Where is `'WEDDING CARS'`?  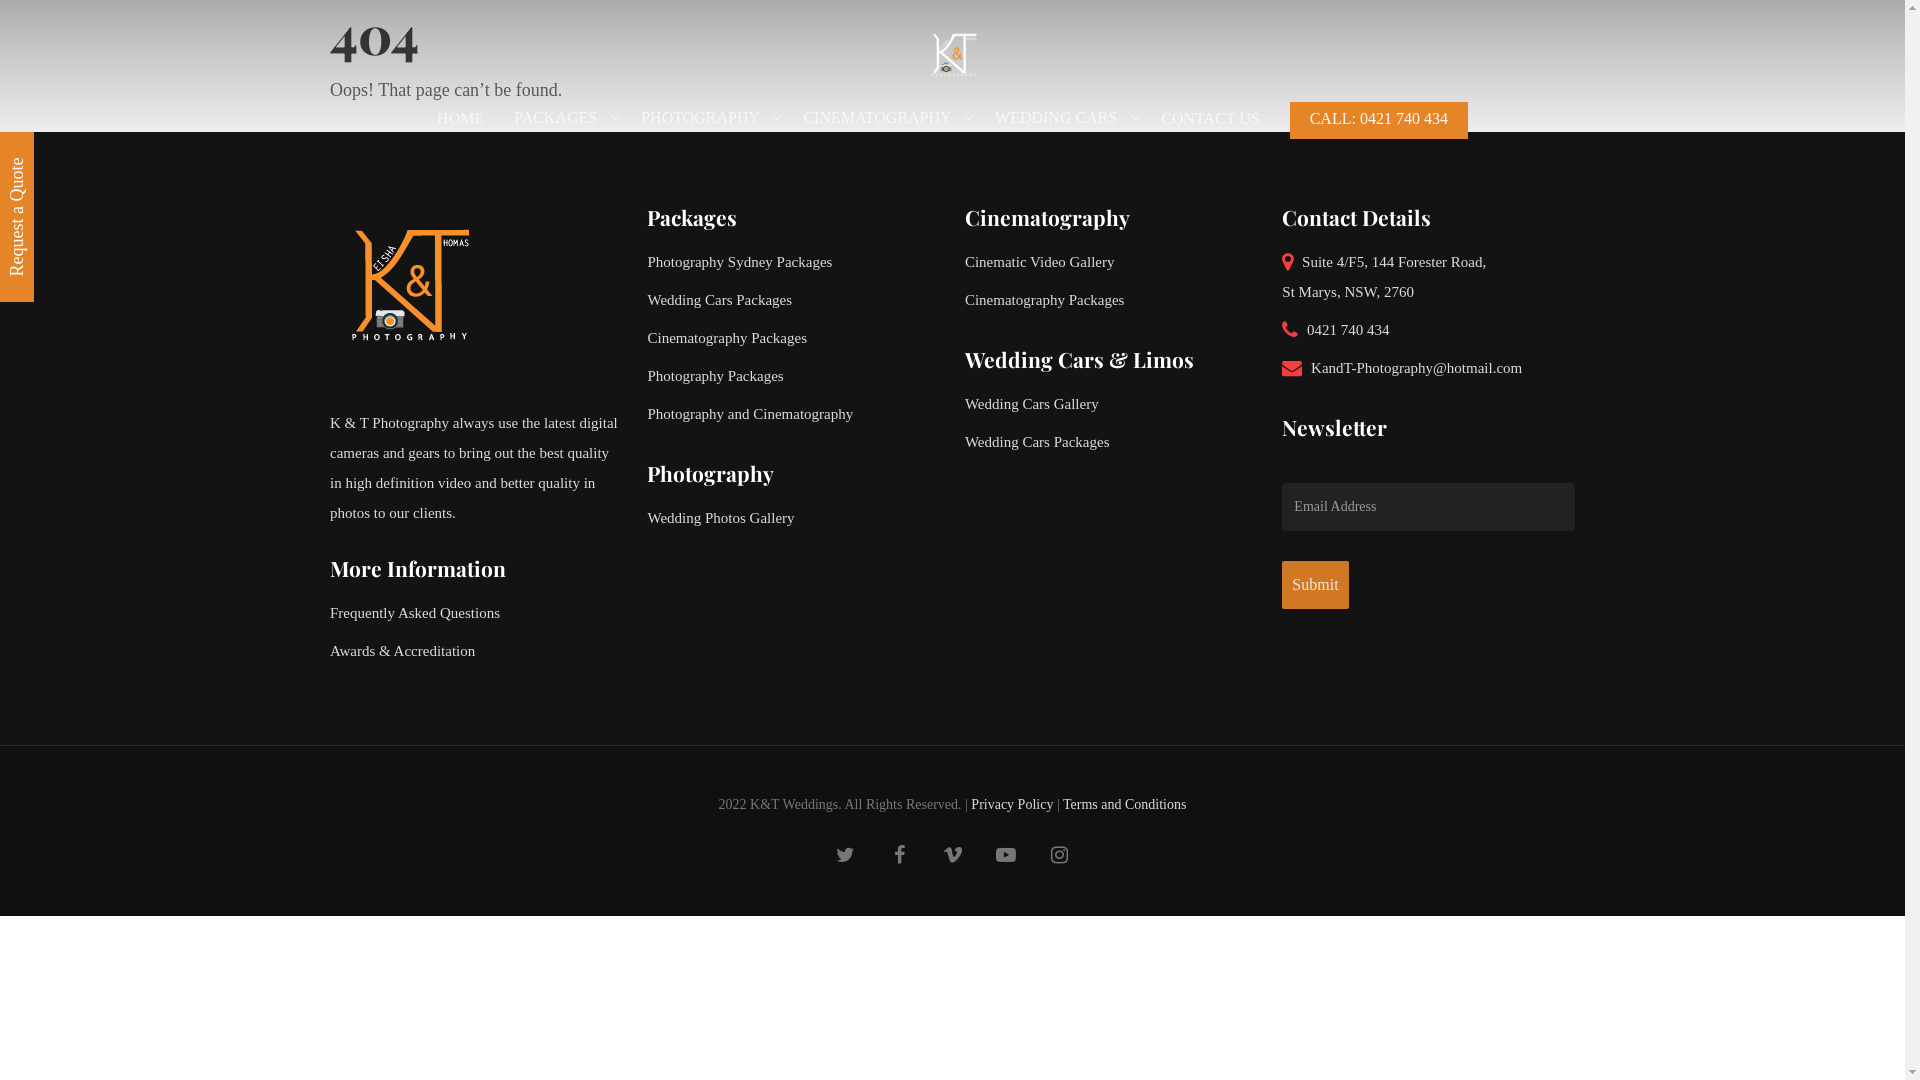
'WEDDING CARS' is located at coordinates (1061, 128).